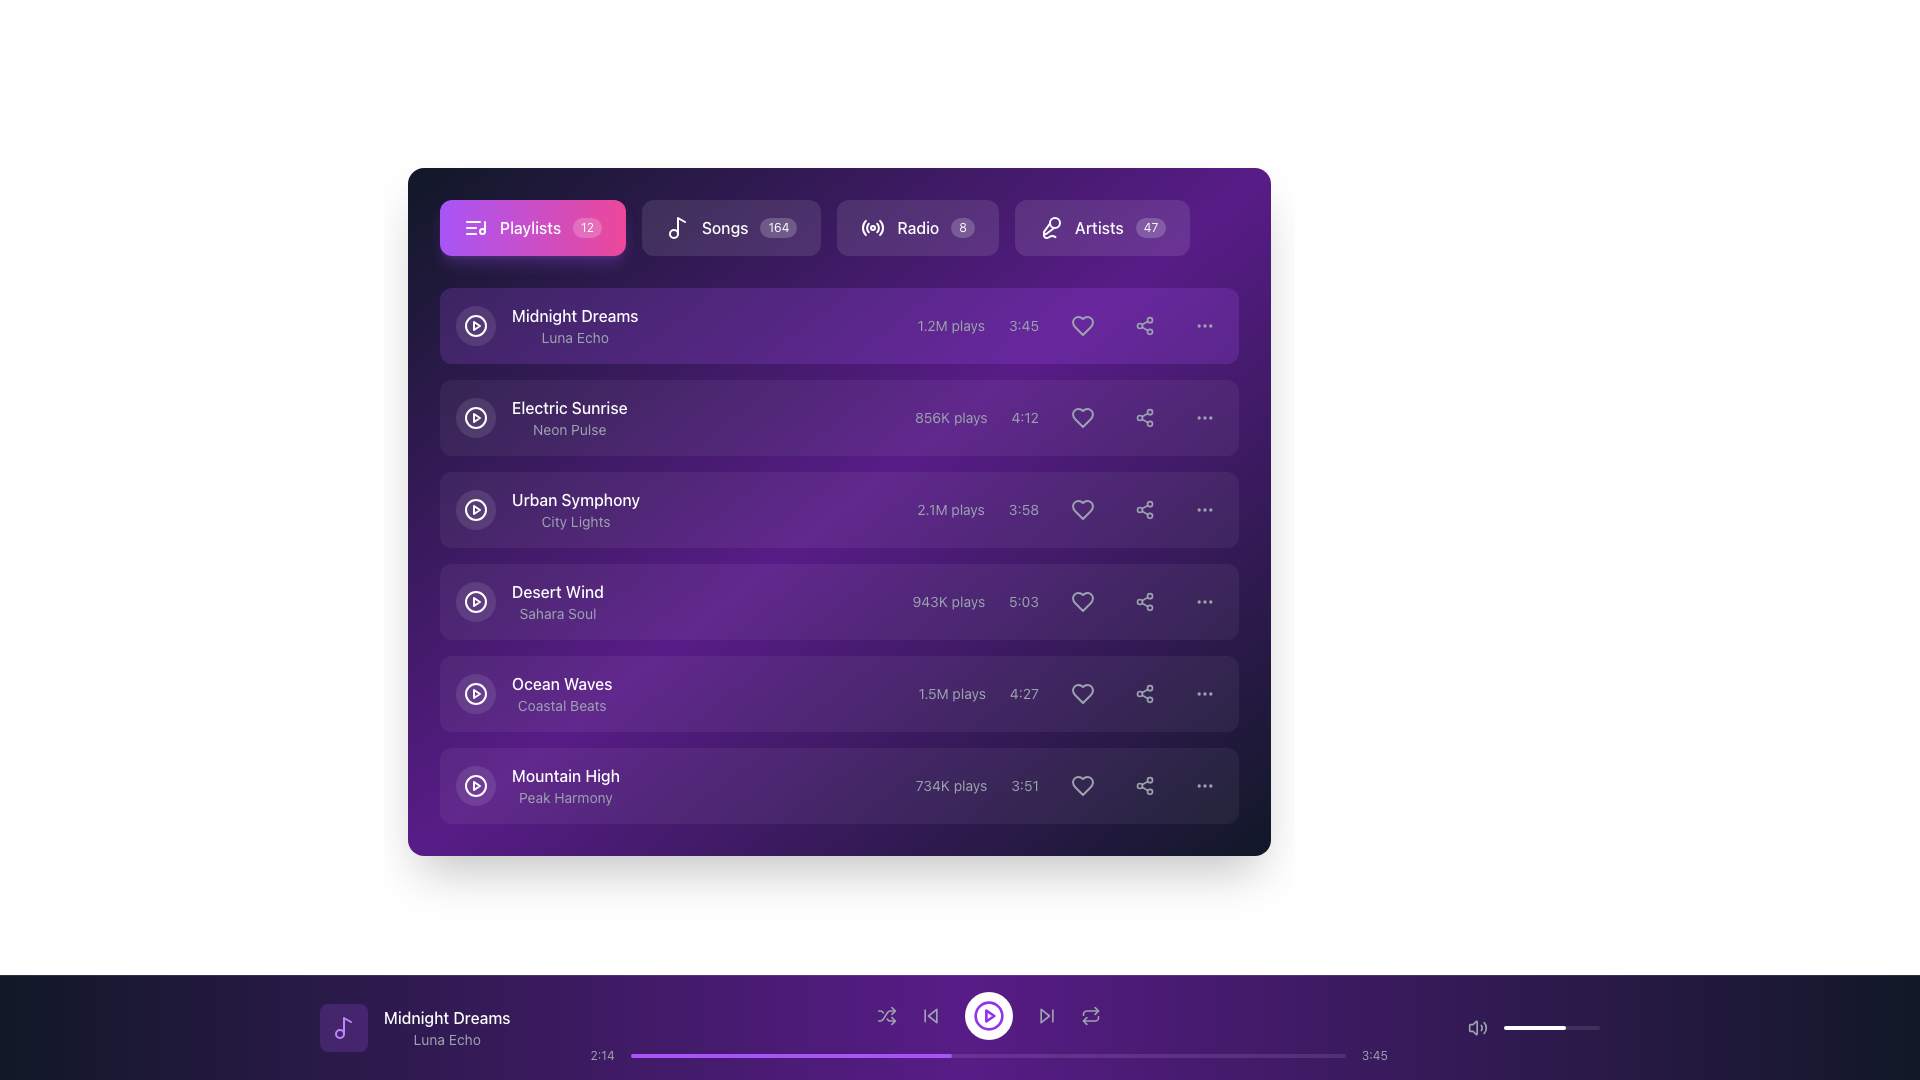  What do you see at coordinates (474, 416) in the screenshot?
I see `the circular play button with a white border that plays the song 'Electric Sunrise.'` at bounding box center [474, 416].